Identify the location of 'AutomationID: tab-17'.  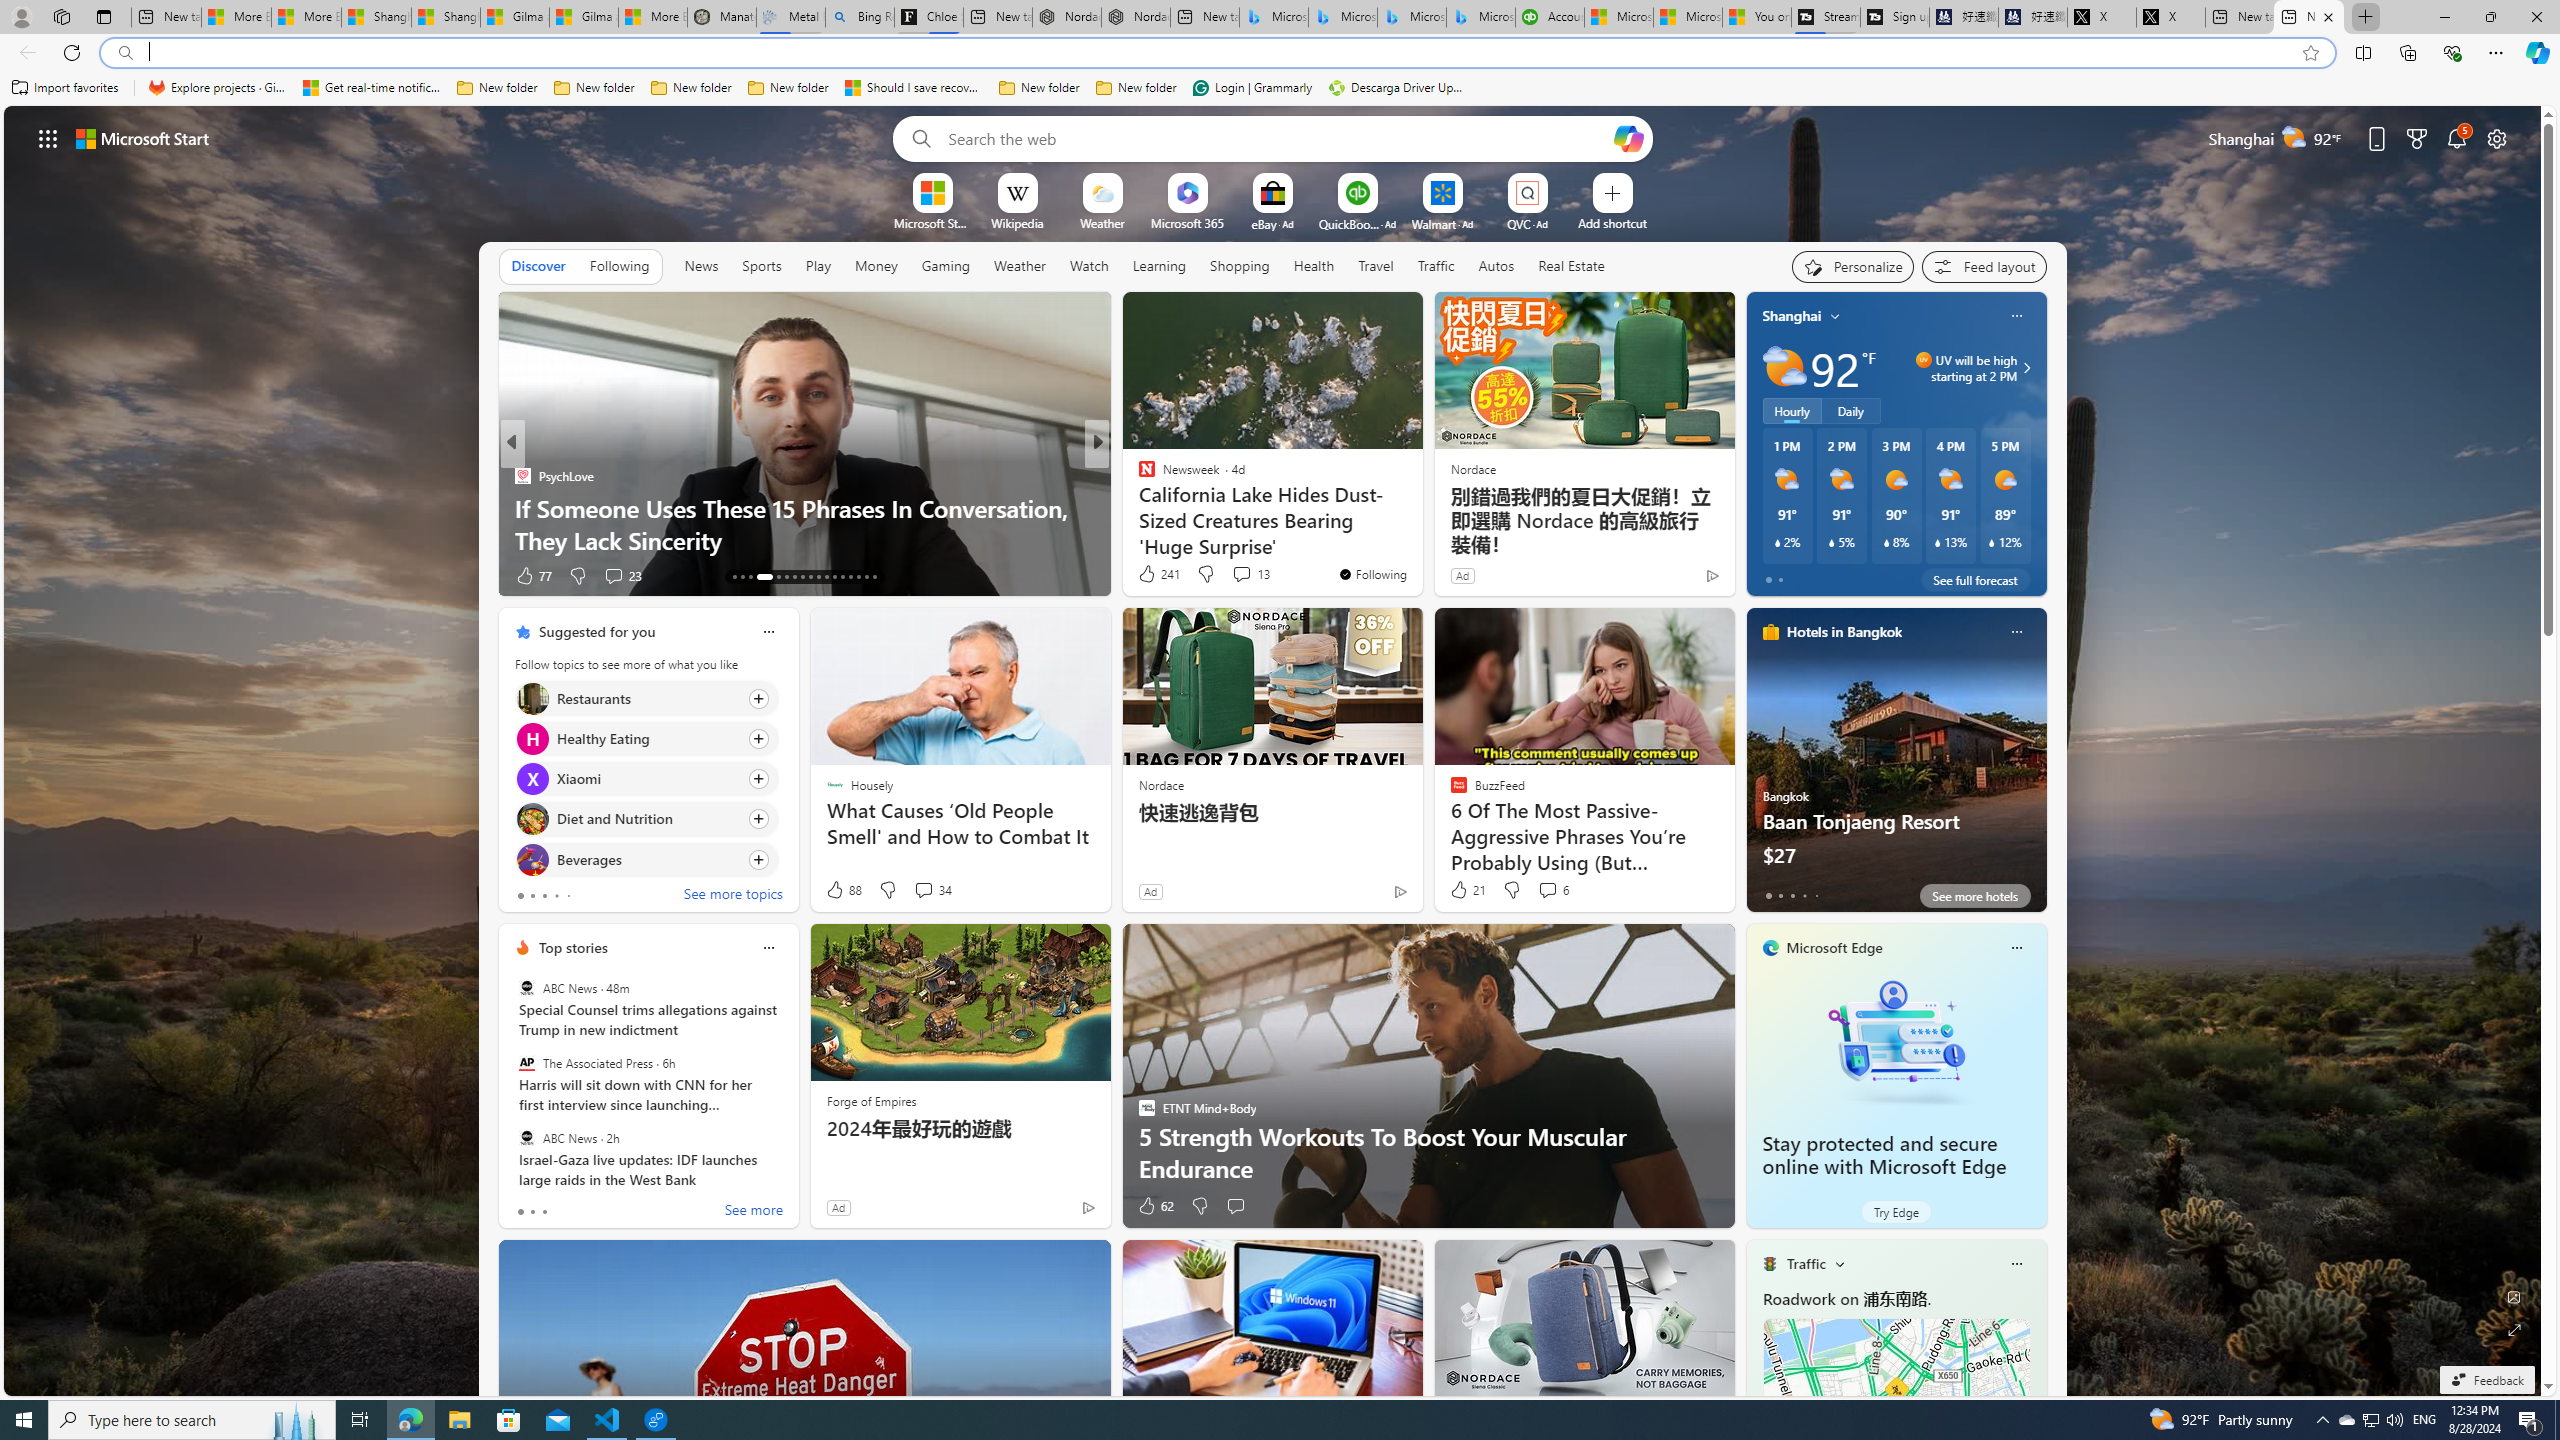
(774, 577).